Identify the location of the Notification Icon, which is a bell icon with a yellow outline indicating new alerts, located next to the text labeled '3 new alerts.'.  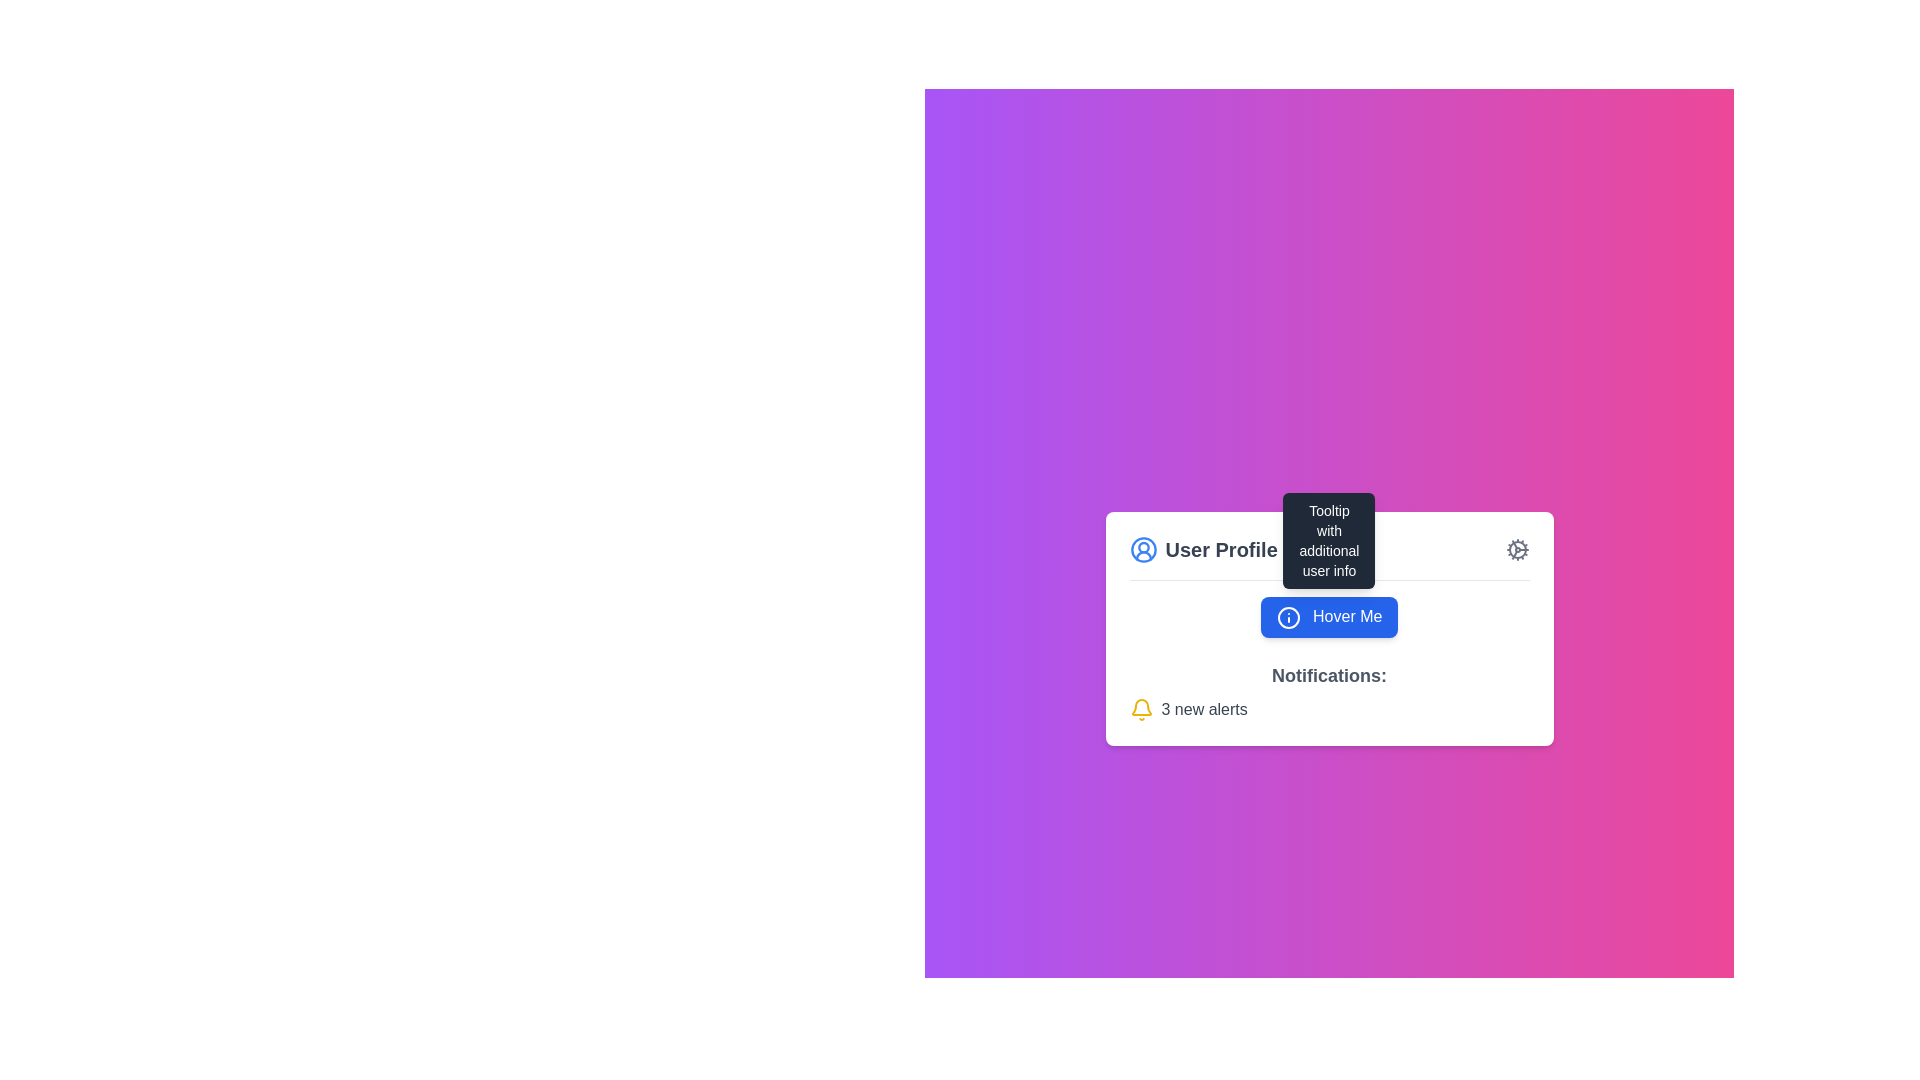
(1141, 708).